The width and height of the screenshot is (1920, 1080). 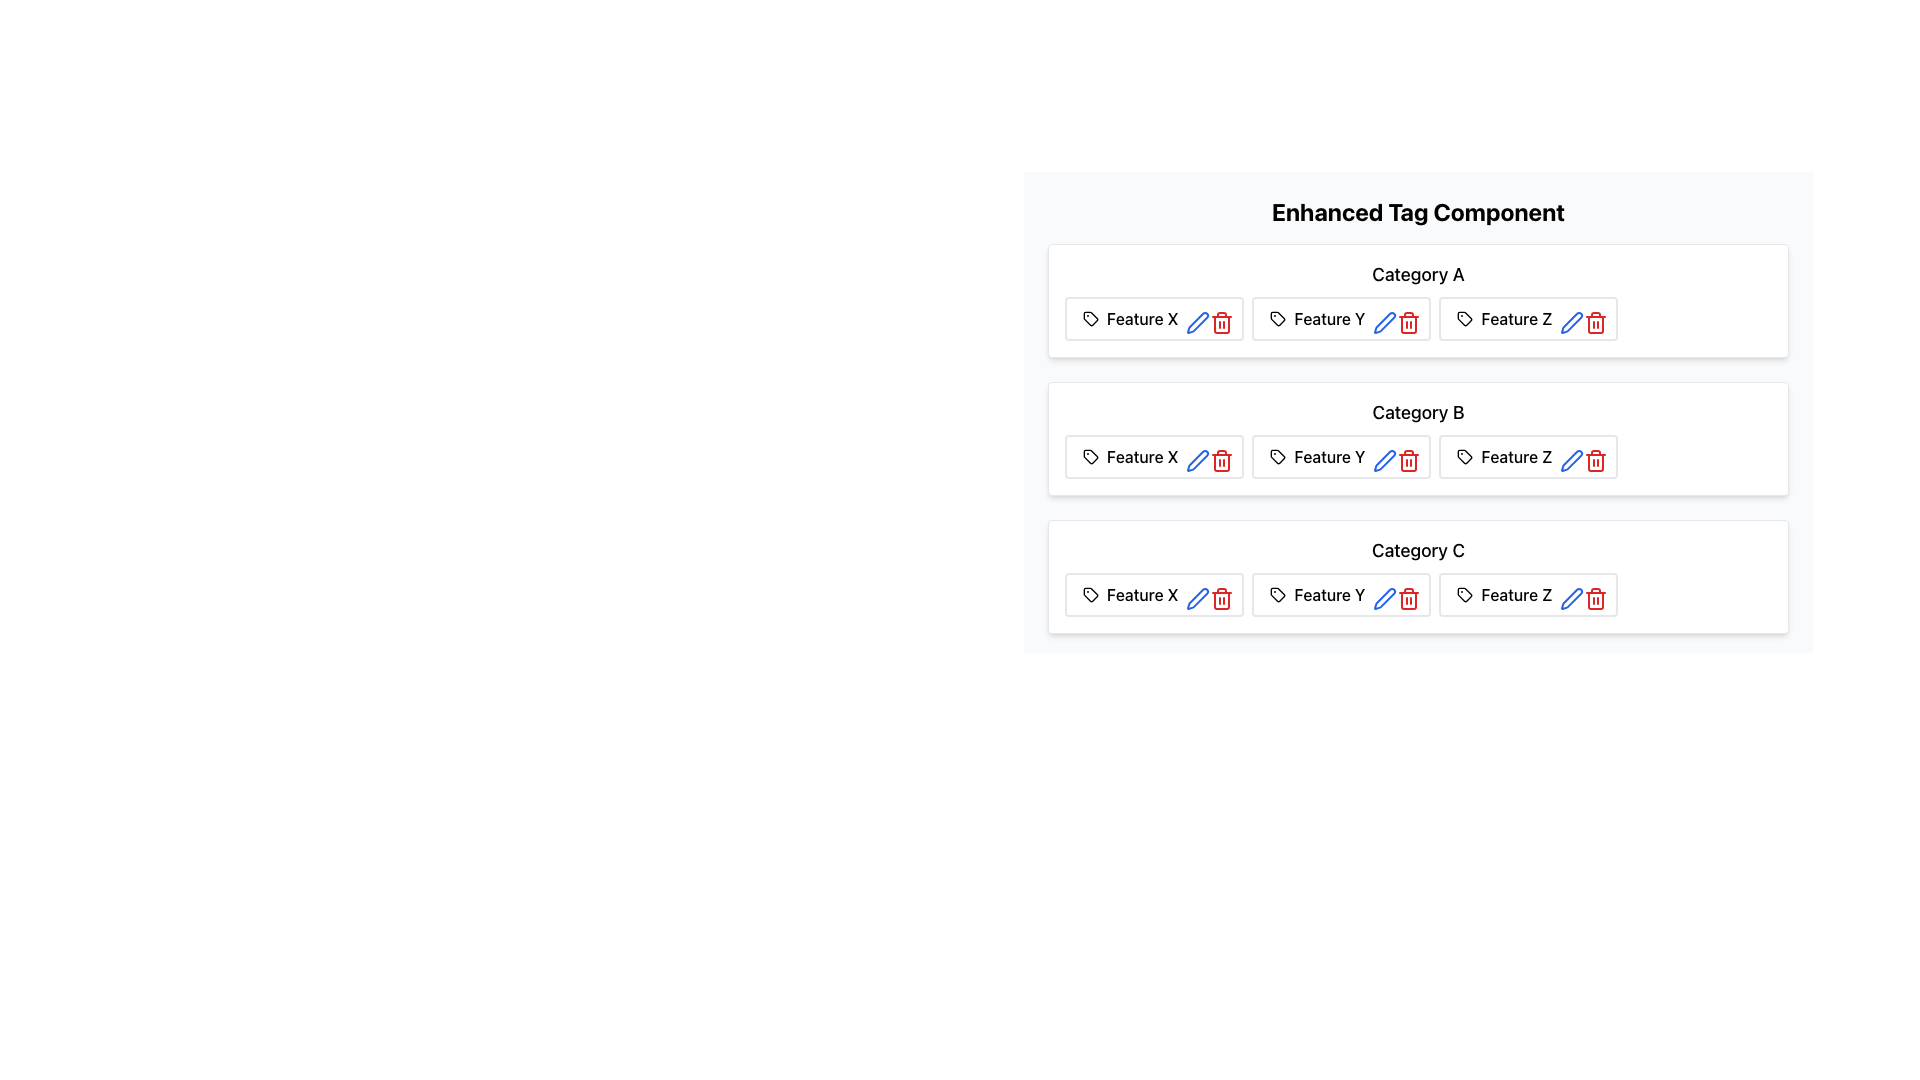 I want to click on the purple tag icon located to the left of the 'Feature X' button, so click(x=1089, y=456).